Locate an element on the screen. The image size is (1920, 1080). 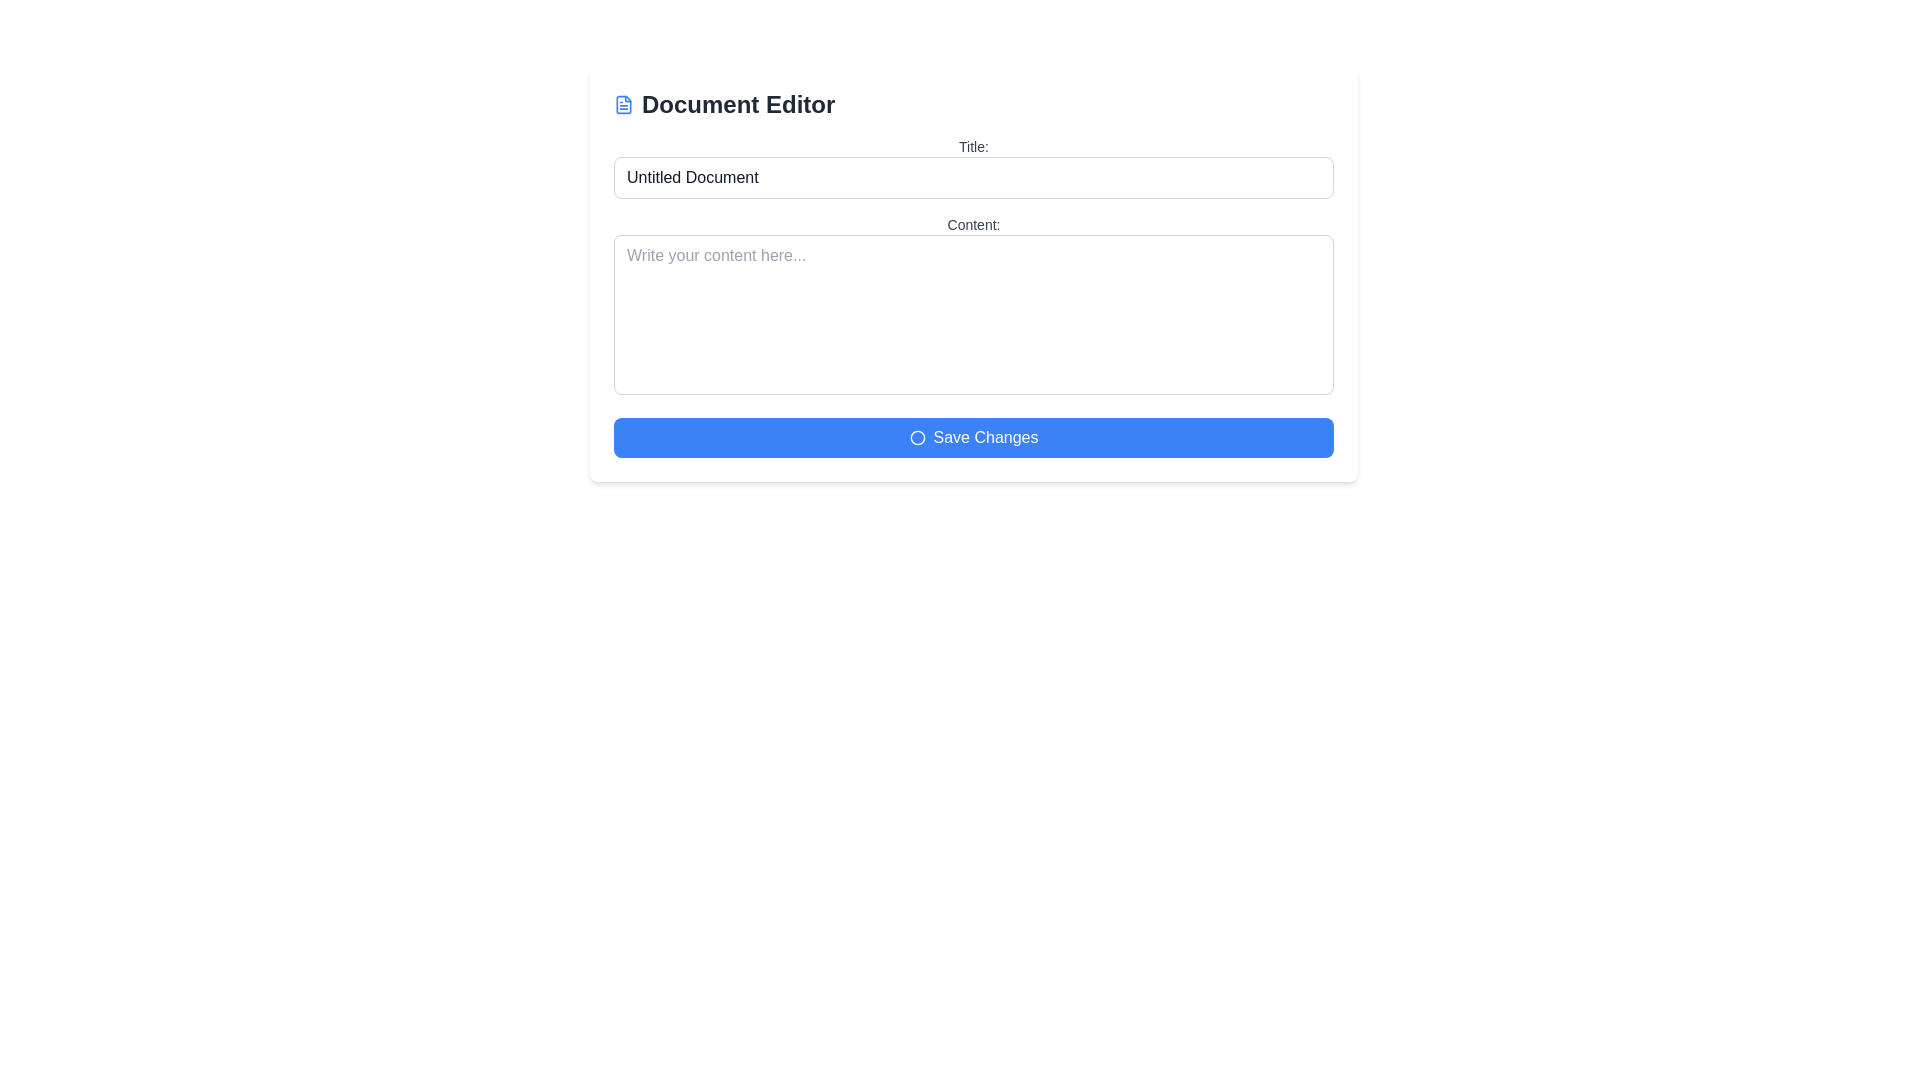
the Text Label that indicates the user should enter the content of the document in the text area, which is centrally aligned above the multi-line text input field is located at coordinates (974, 224).